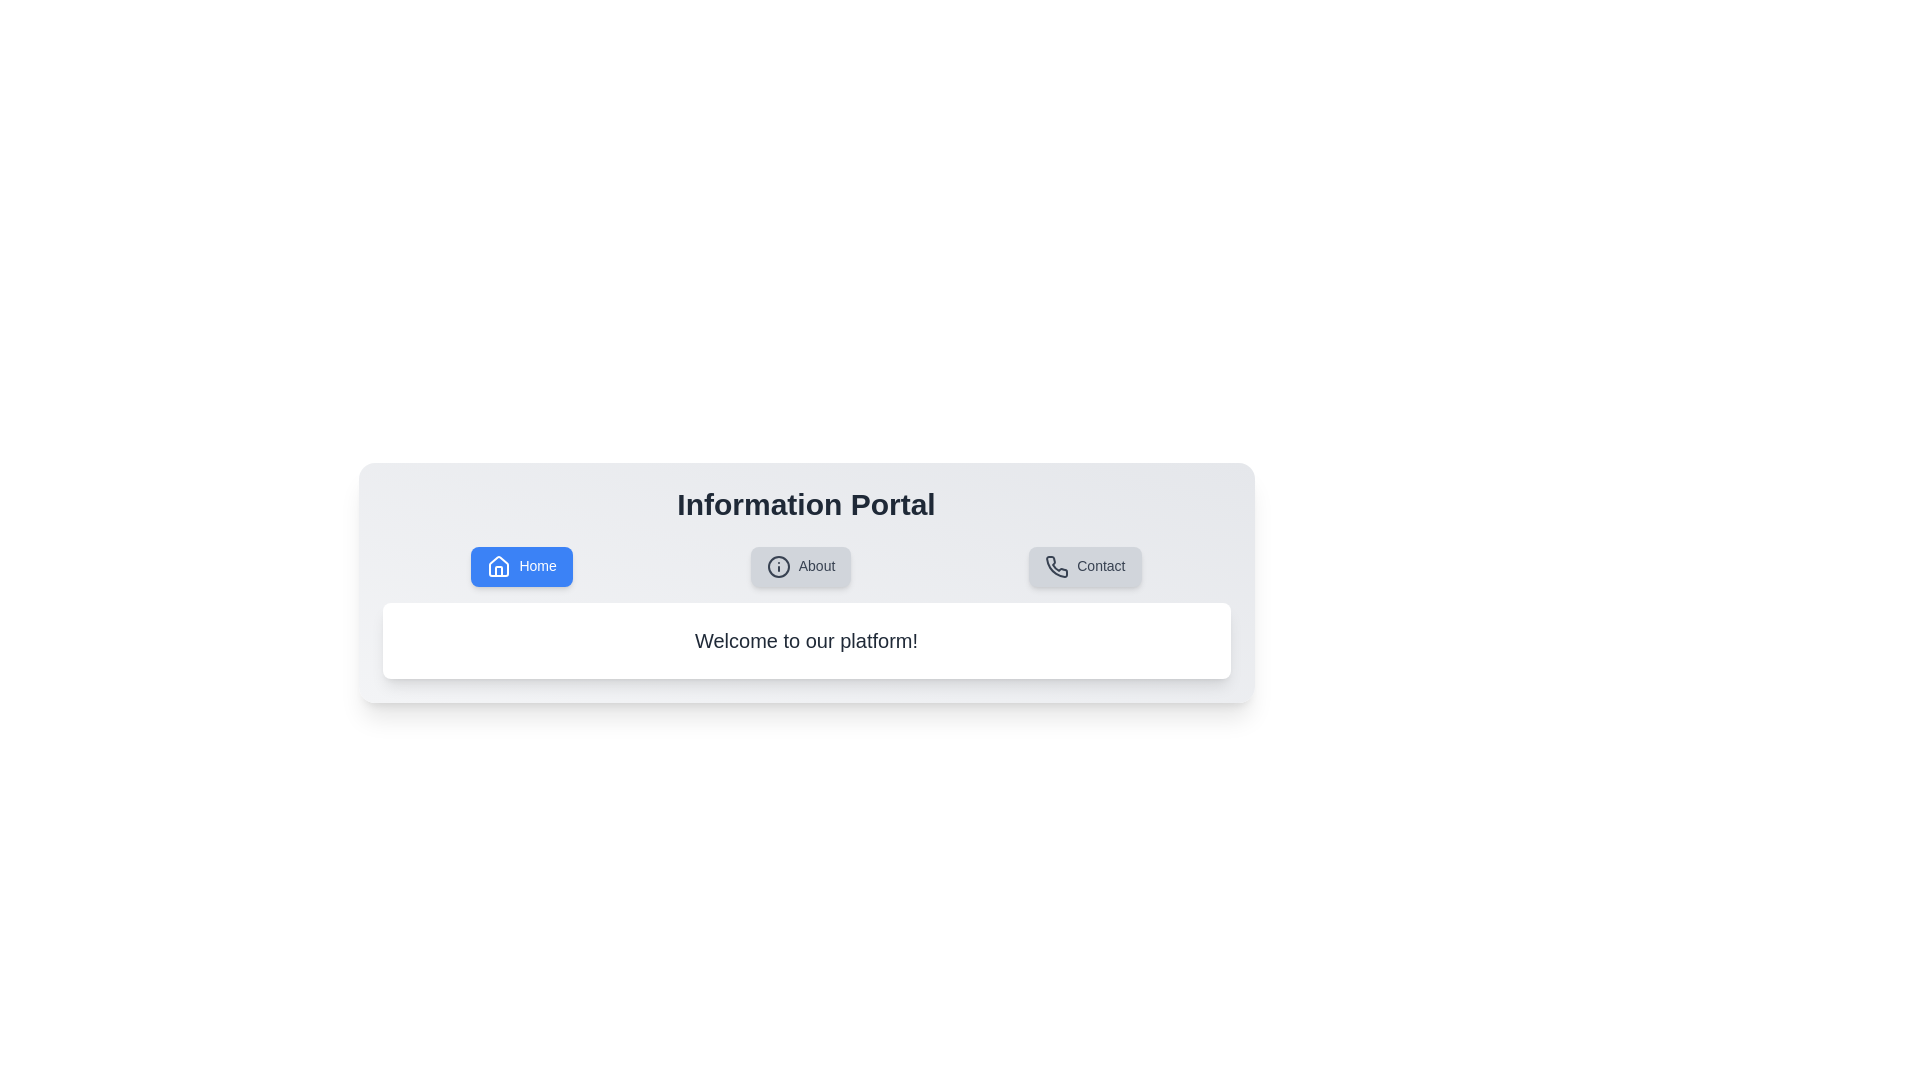 This screenshot has height=1080, width=1920. Describe the element at coordinates (777, 567) in the screenshot. I see `the 'About' button which contains a gray circular icon with two vertical dots in its center for keyboard actions` at that location.